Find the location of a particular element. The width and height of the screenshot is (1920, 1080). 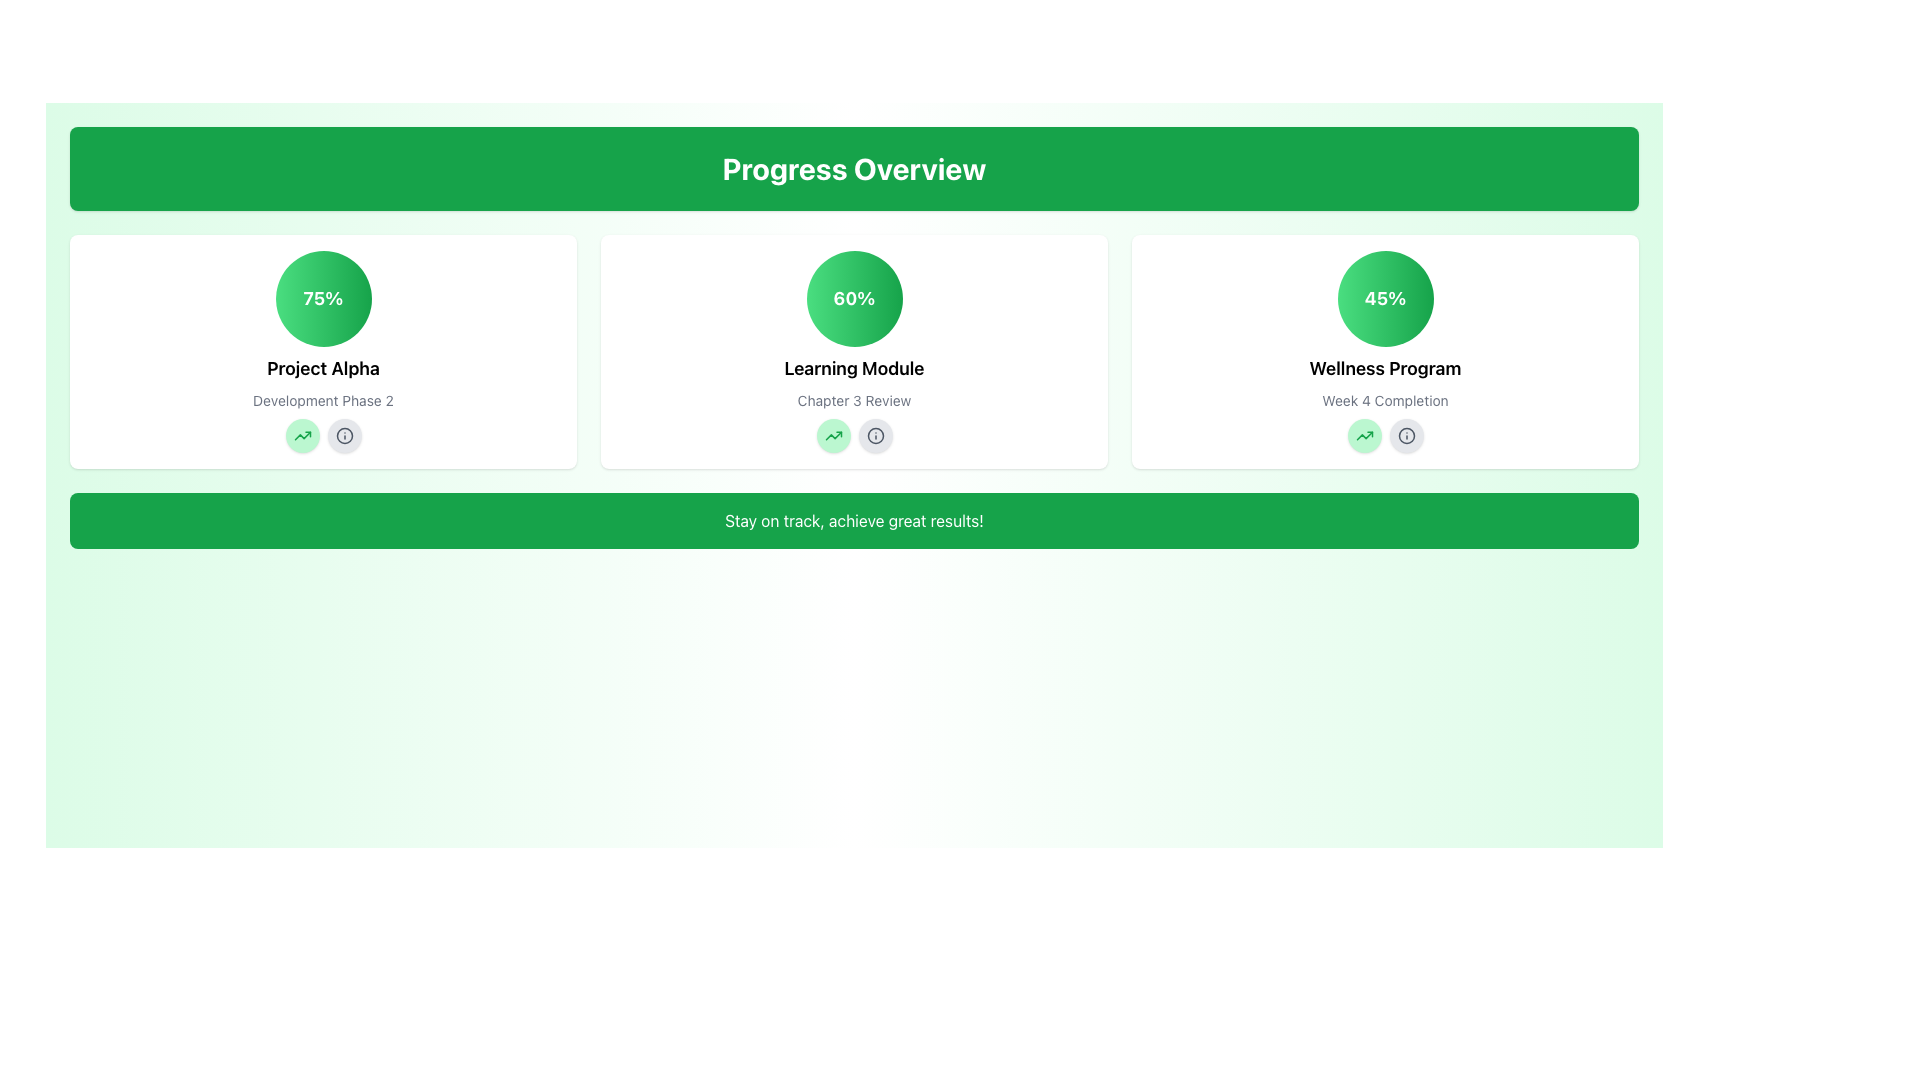

the text label that indicates a specific phase or status related to 'Project Alpha', positioned within a card layout beneath the title is located at coordinates (323, 401).